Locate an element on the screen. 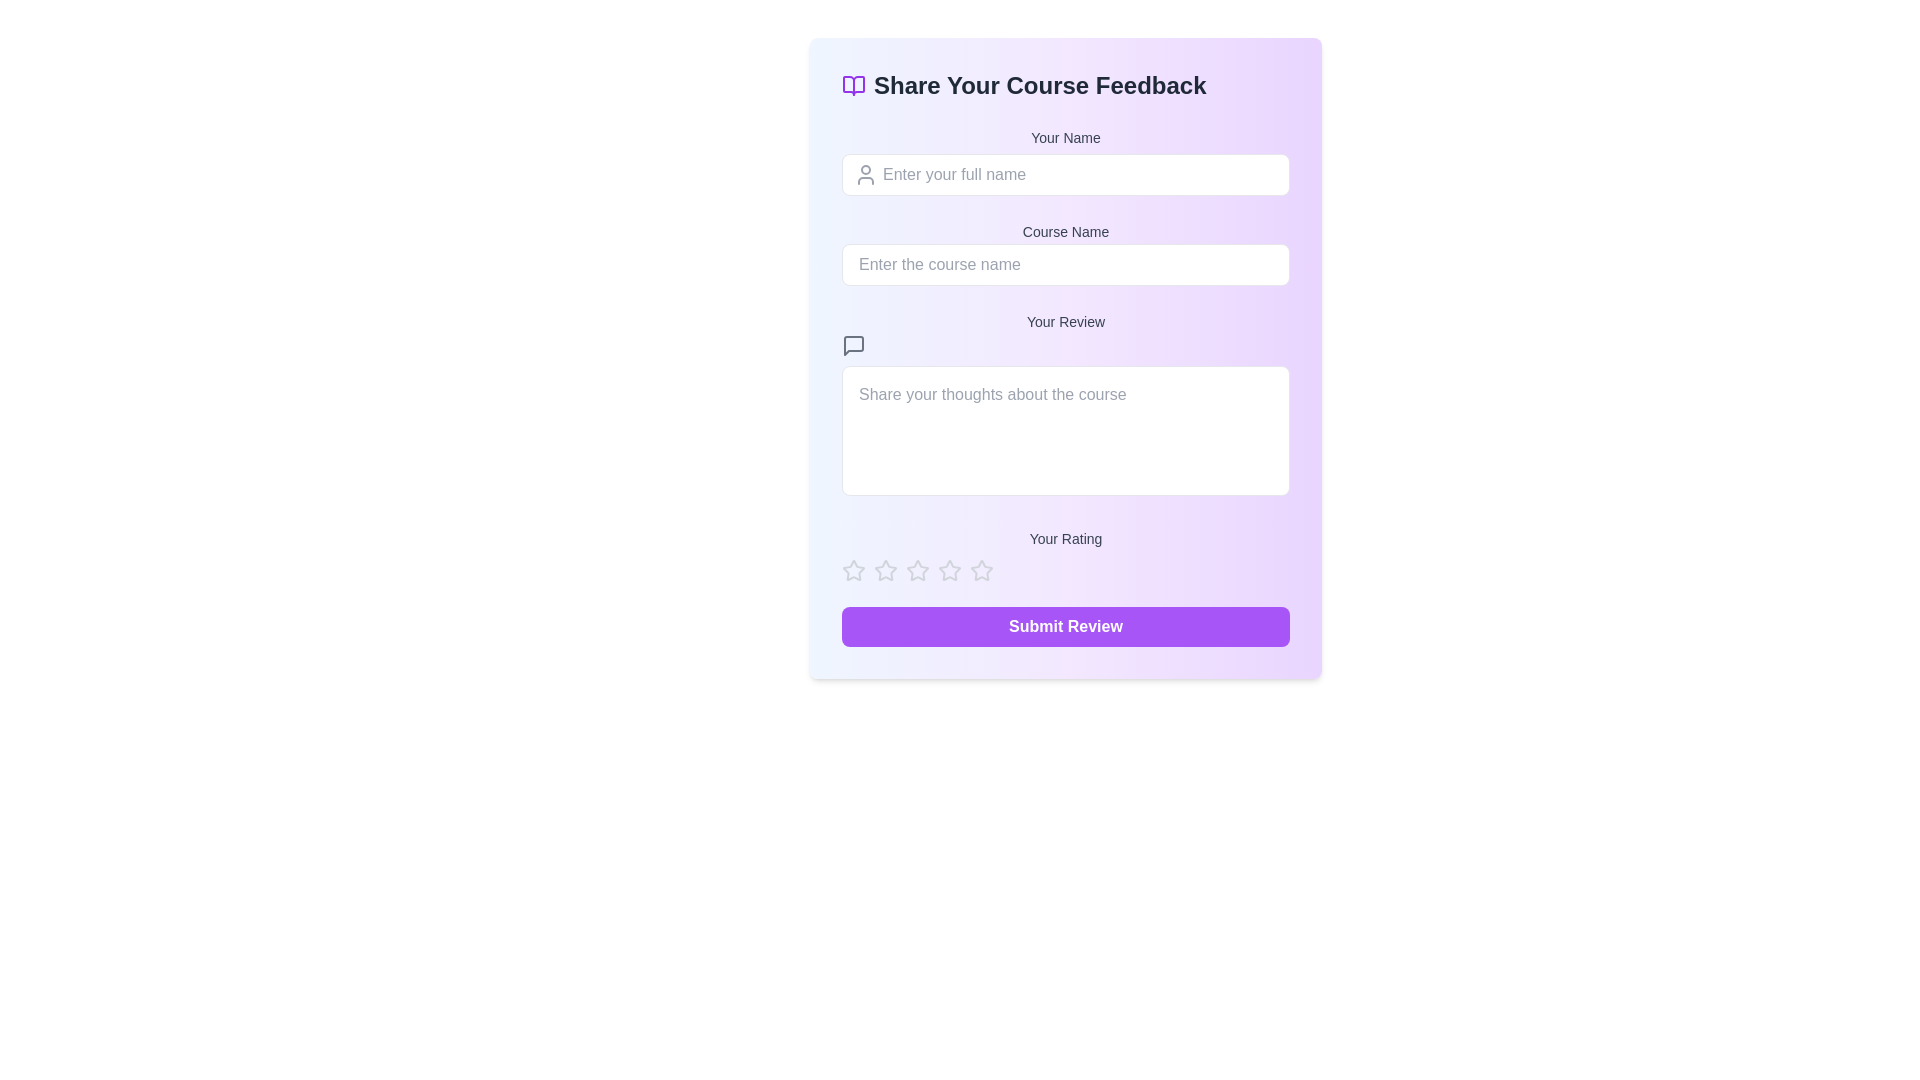 Image resolution: width=1920 pixels, height=1080 pixels. the second star icon in the 'Your Rating' section is located at coordinates (916, 570).